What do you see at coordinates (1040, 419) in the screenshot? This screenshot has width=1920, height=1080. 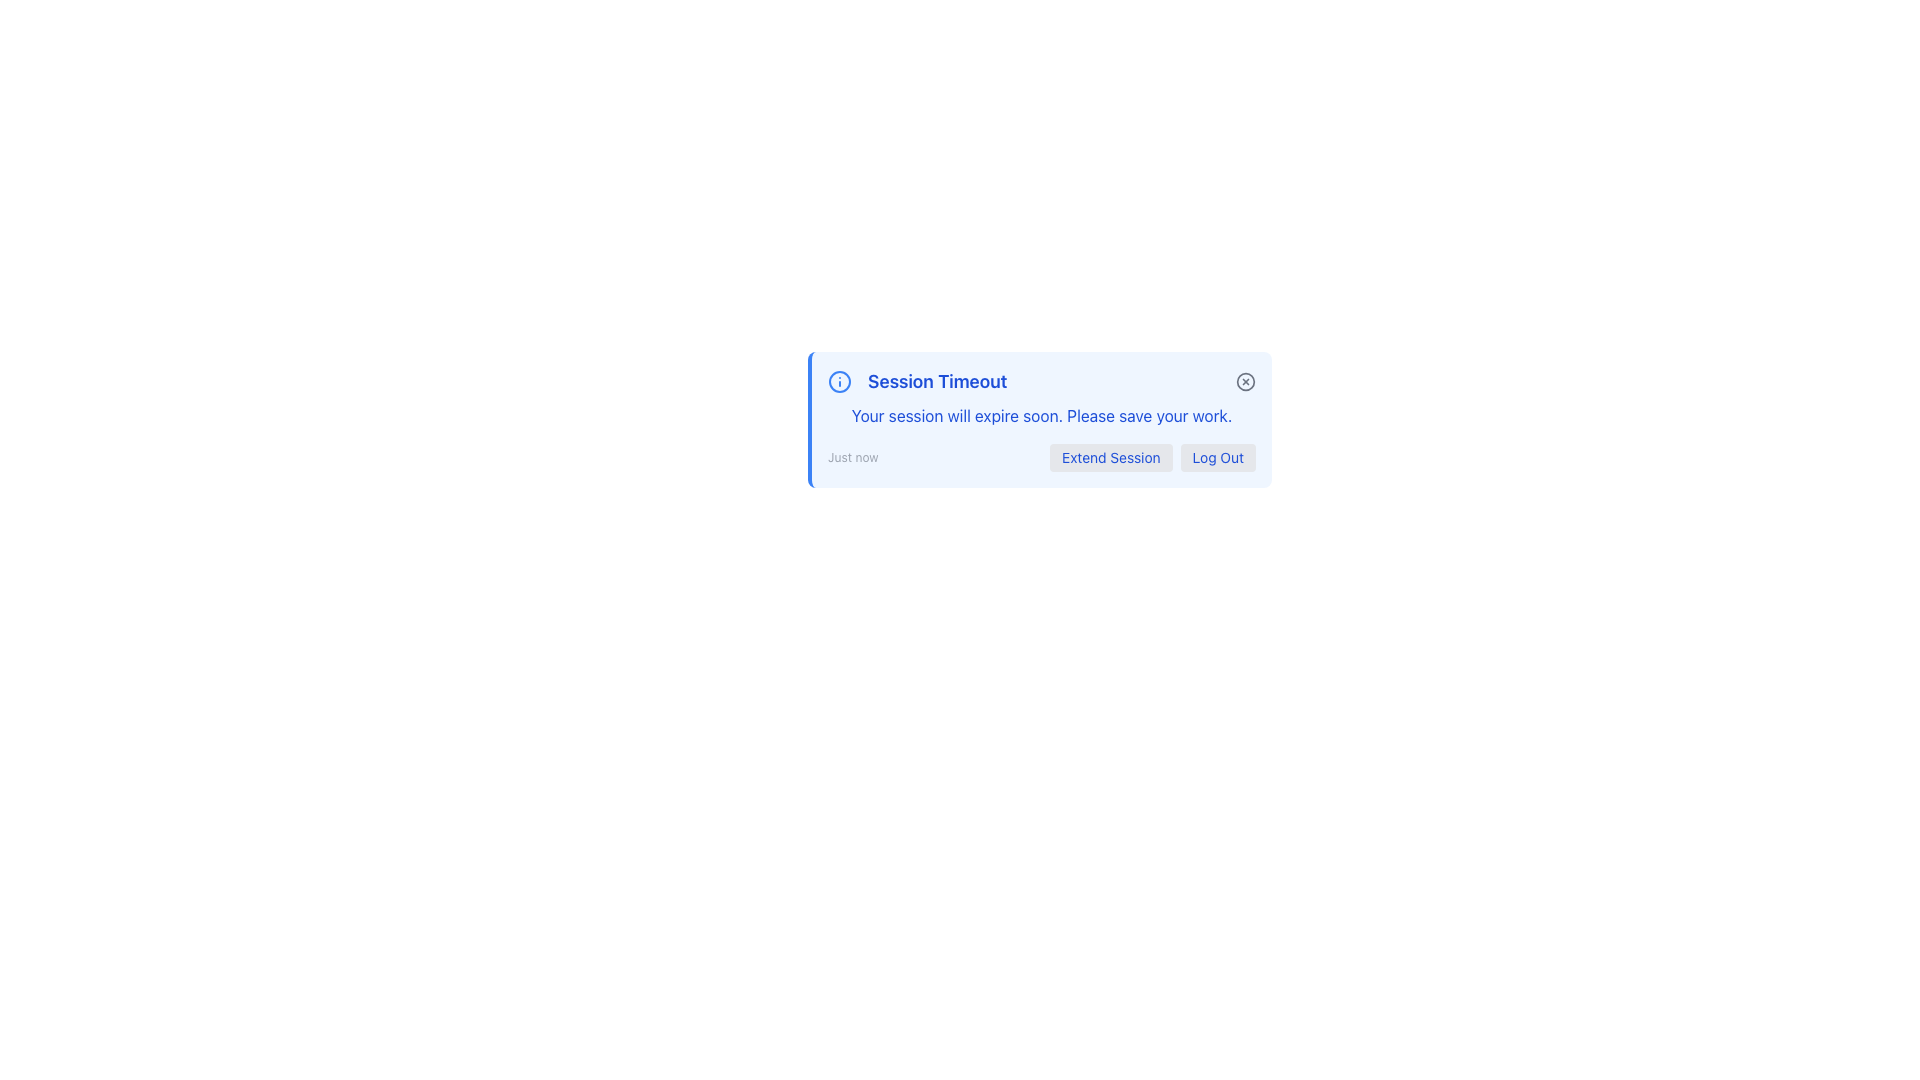 I see `notification message from the Notification box titled 'Session Timeout', which contains details about session expiration and options to 'Extend Session' or 'Log Out'` at bounding box center [1040, 419].